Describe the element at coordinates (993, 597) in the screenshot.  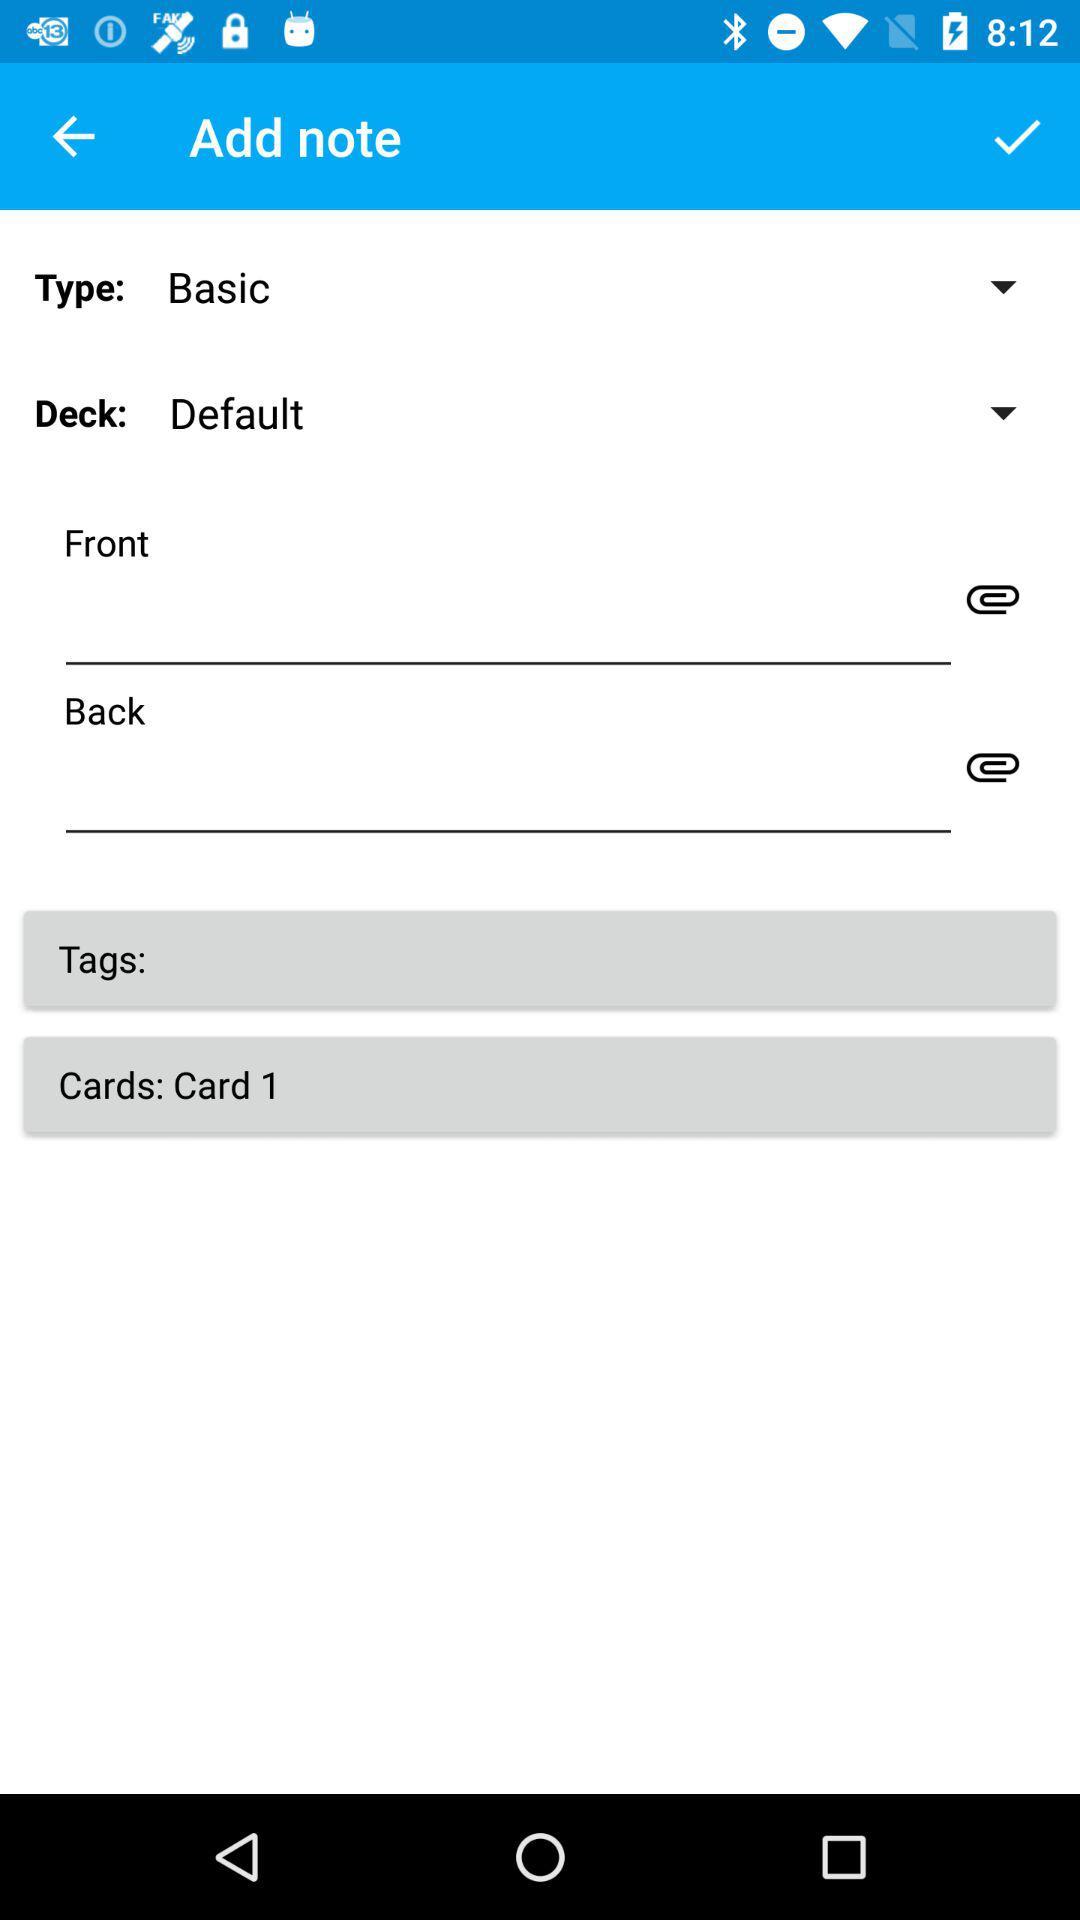
I see `attachment icon at front line` at that location.